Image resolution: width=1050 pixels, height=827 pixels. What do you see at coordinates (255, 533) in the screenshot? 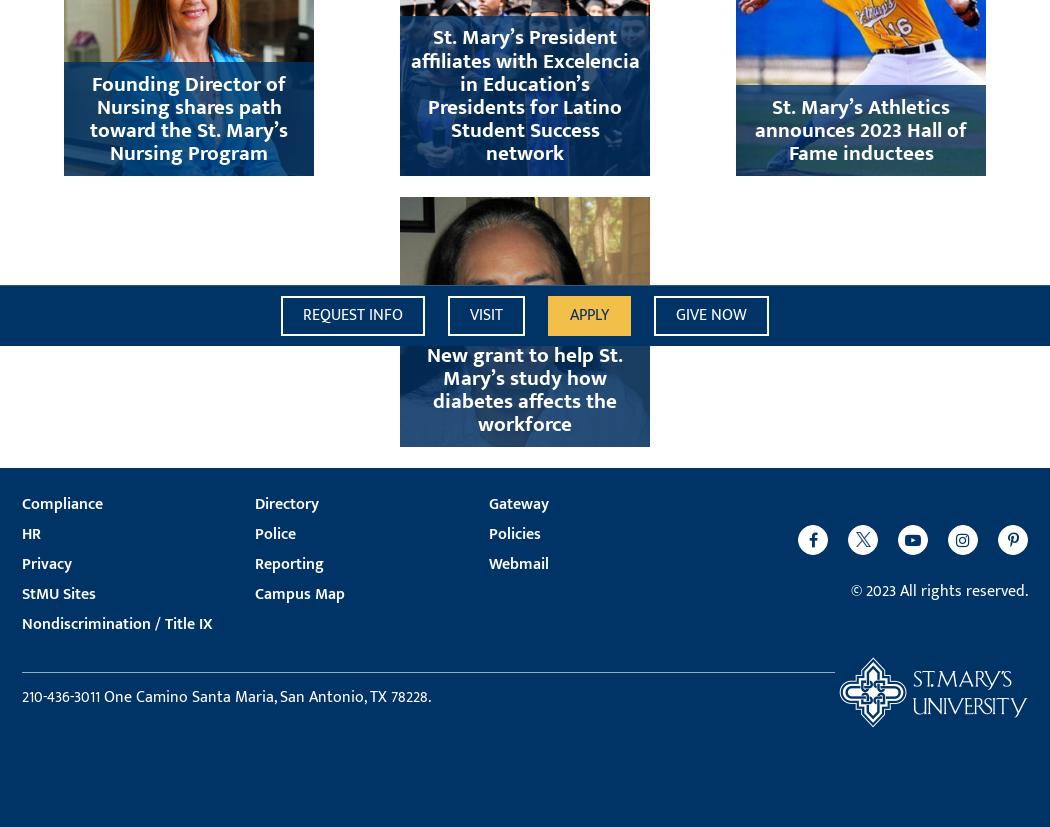
I see `'Police'` at bounding box center [255, 533].